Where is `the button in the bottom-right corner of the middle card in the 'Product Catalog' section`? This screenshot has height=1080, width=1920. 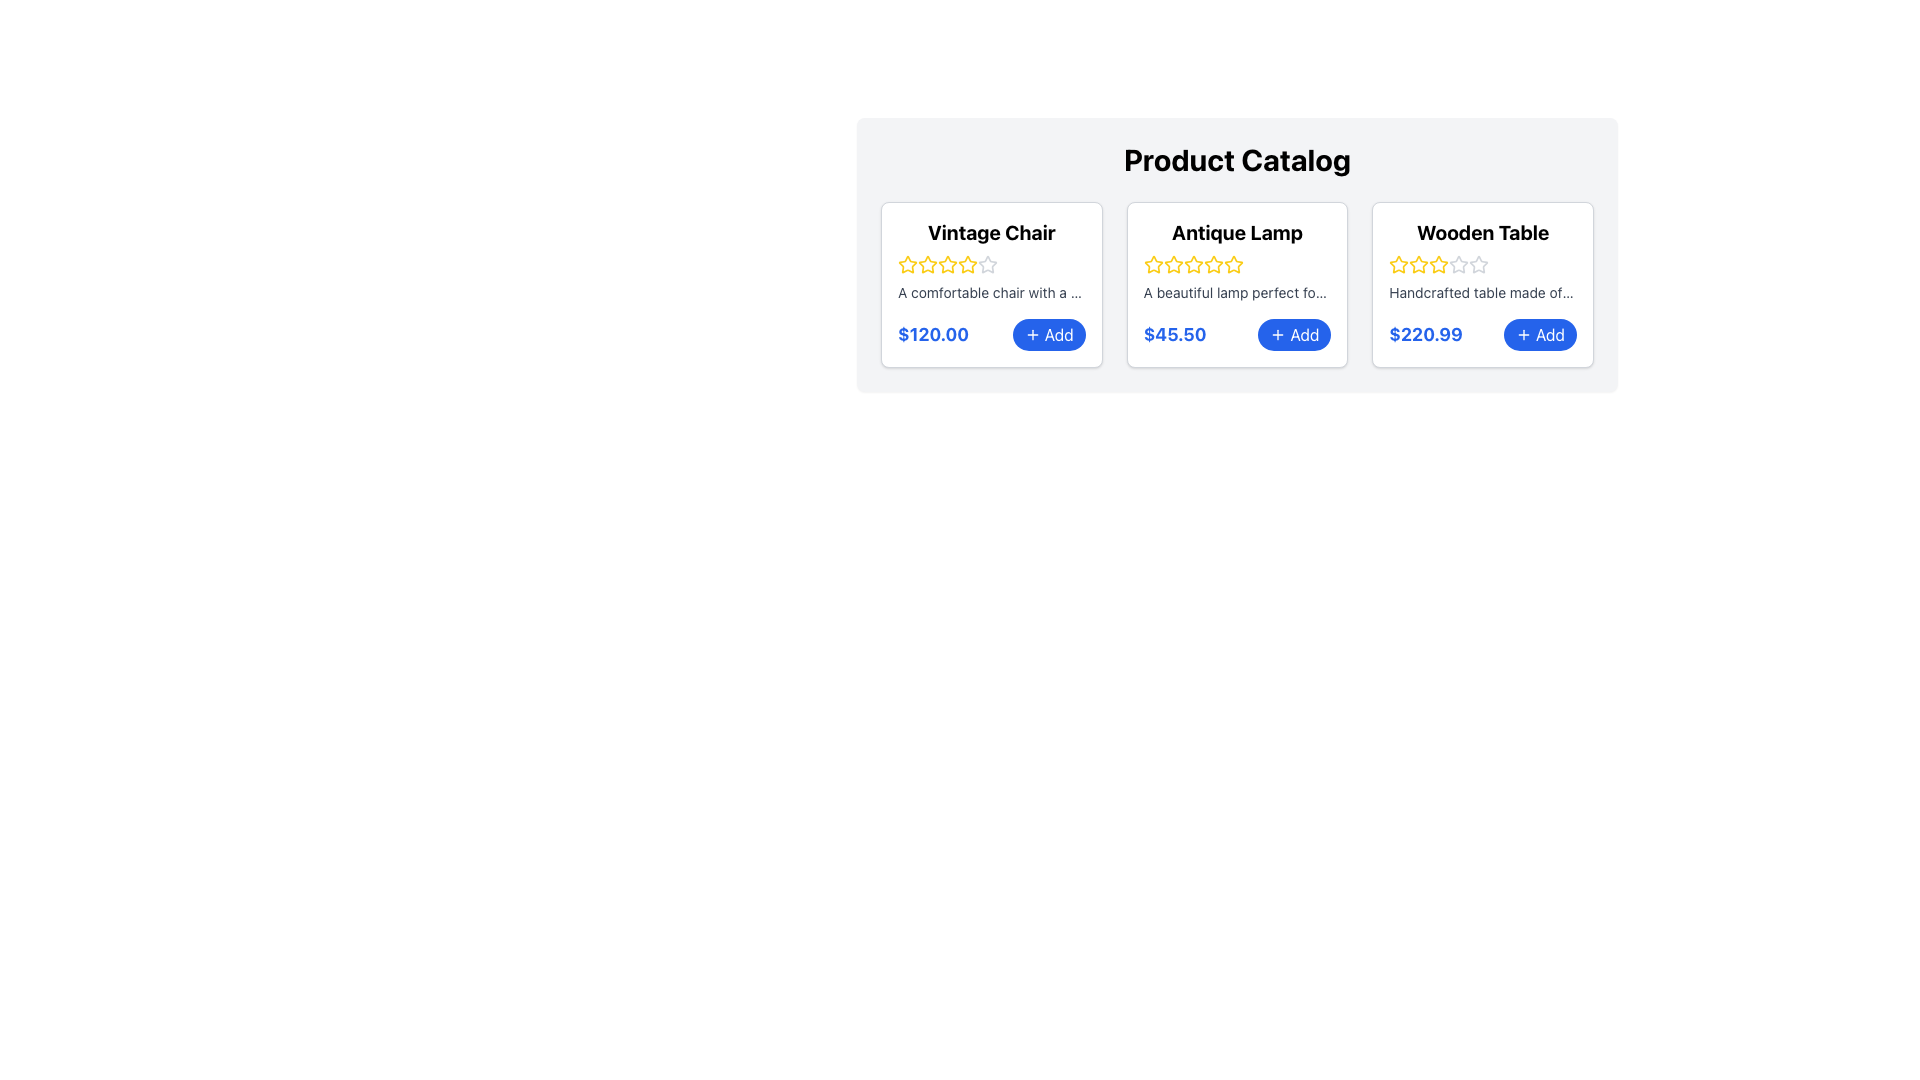
the button in the bottom-right corner of the middle card in the 'Product Catalog' section is located at coordinates (1294, 334).